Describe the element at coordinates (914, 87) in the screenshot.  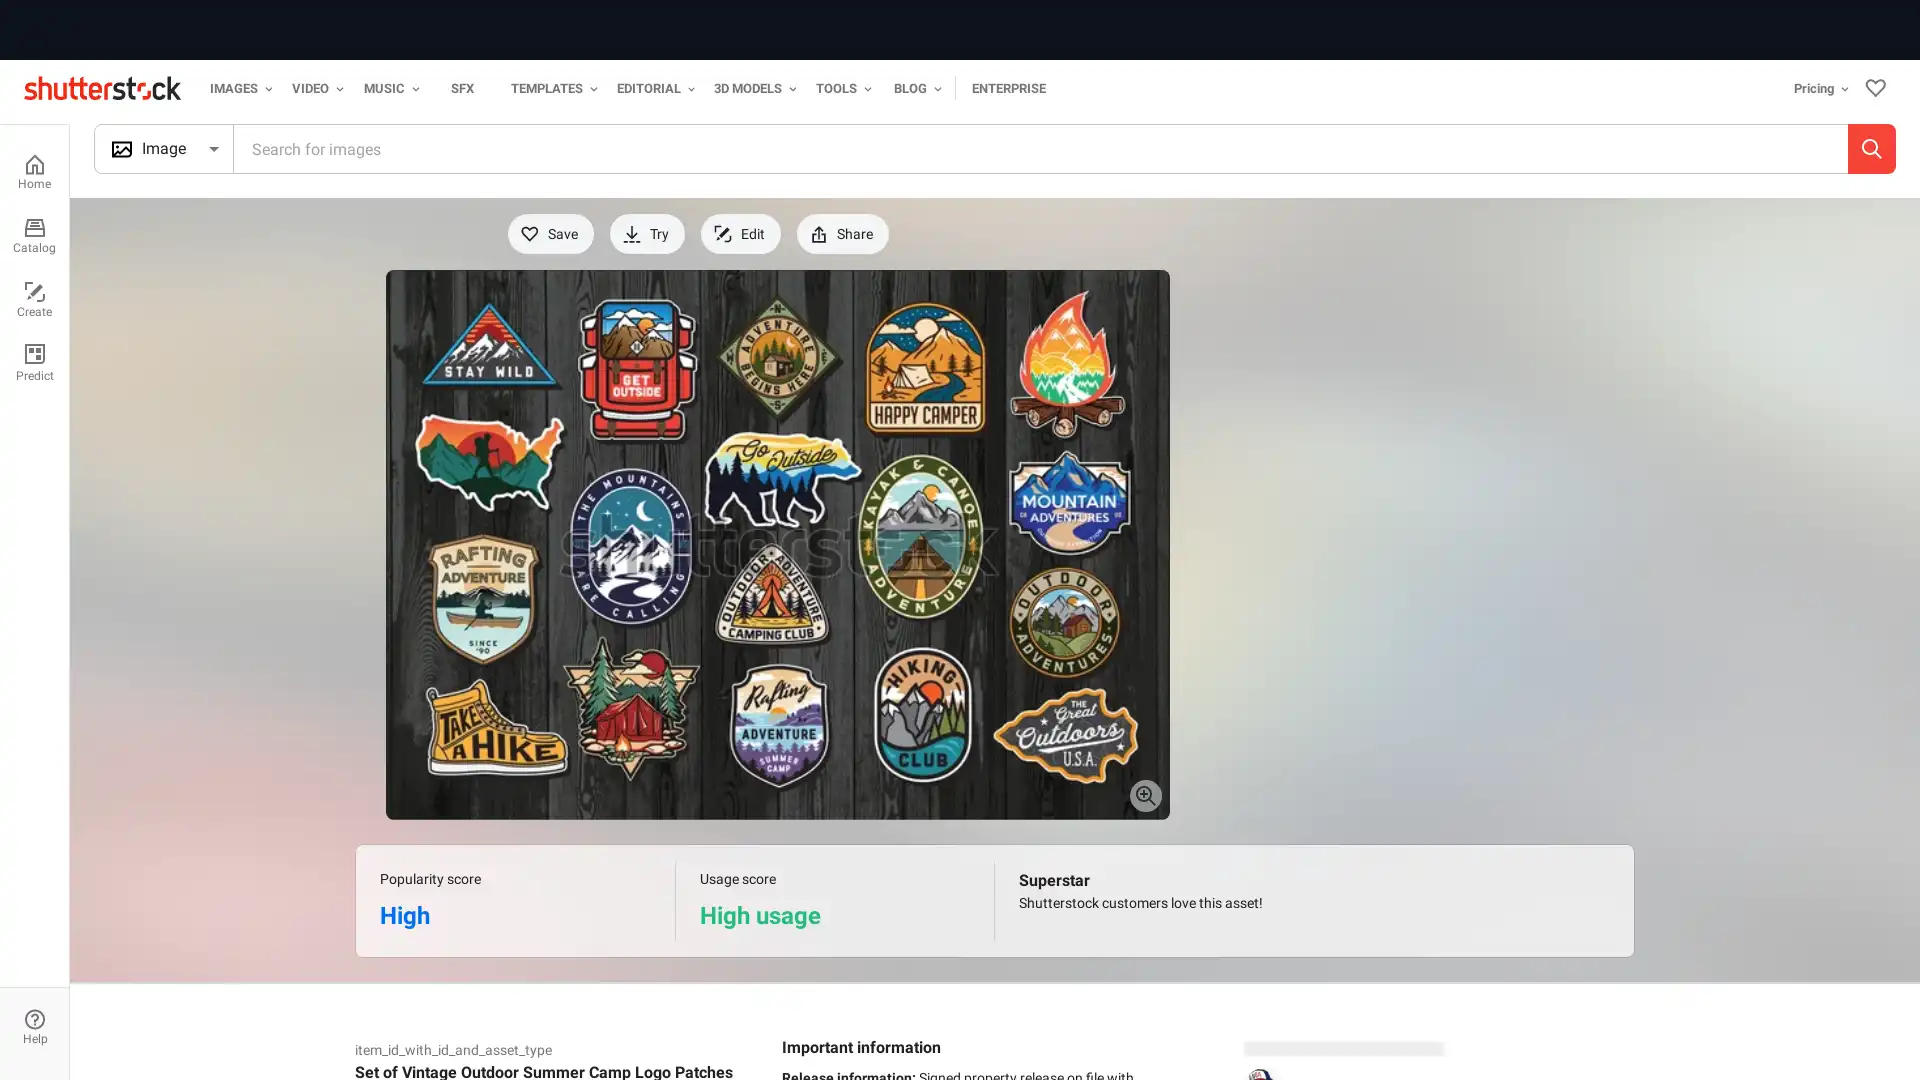
I see `Blog` at that location.